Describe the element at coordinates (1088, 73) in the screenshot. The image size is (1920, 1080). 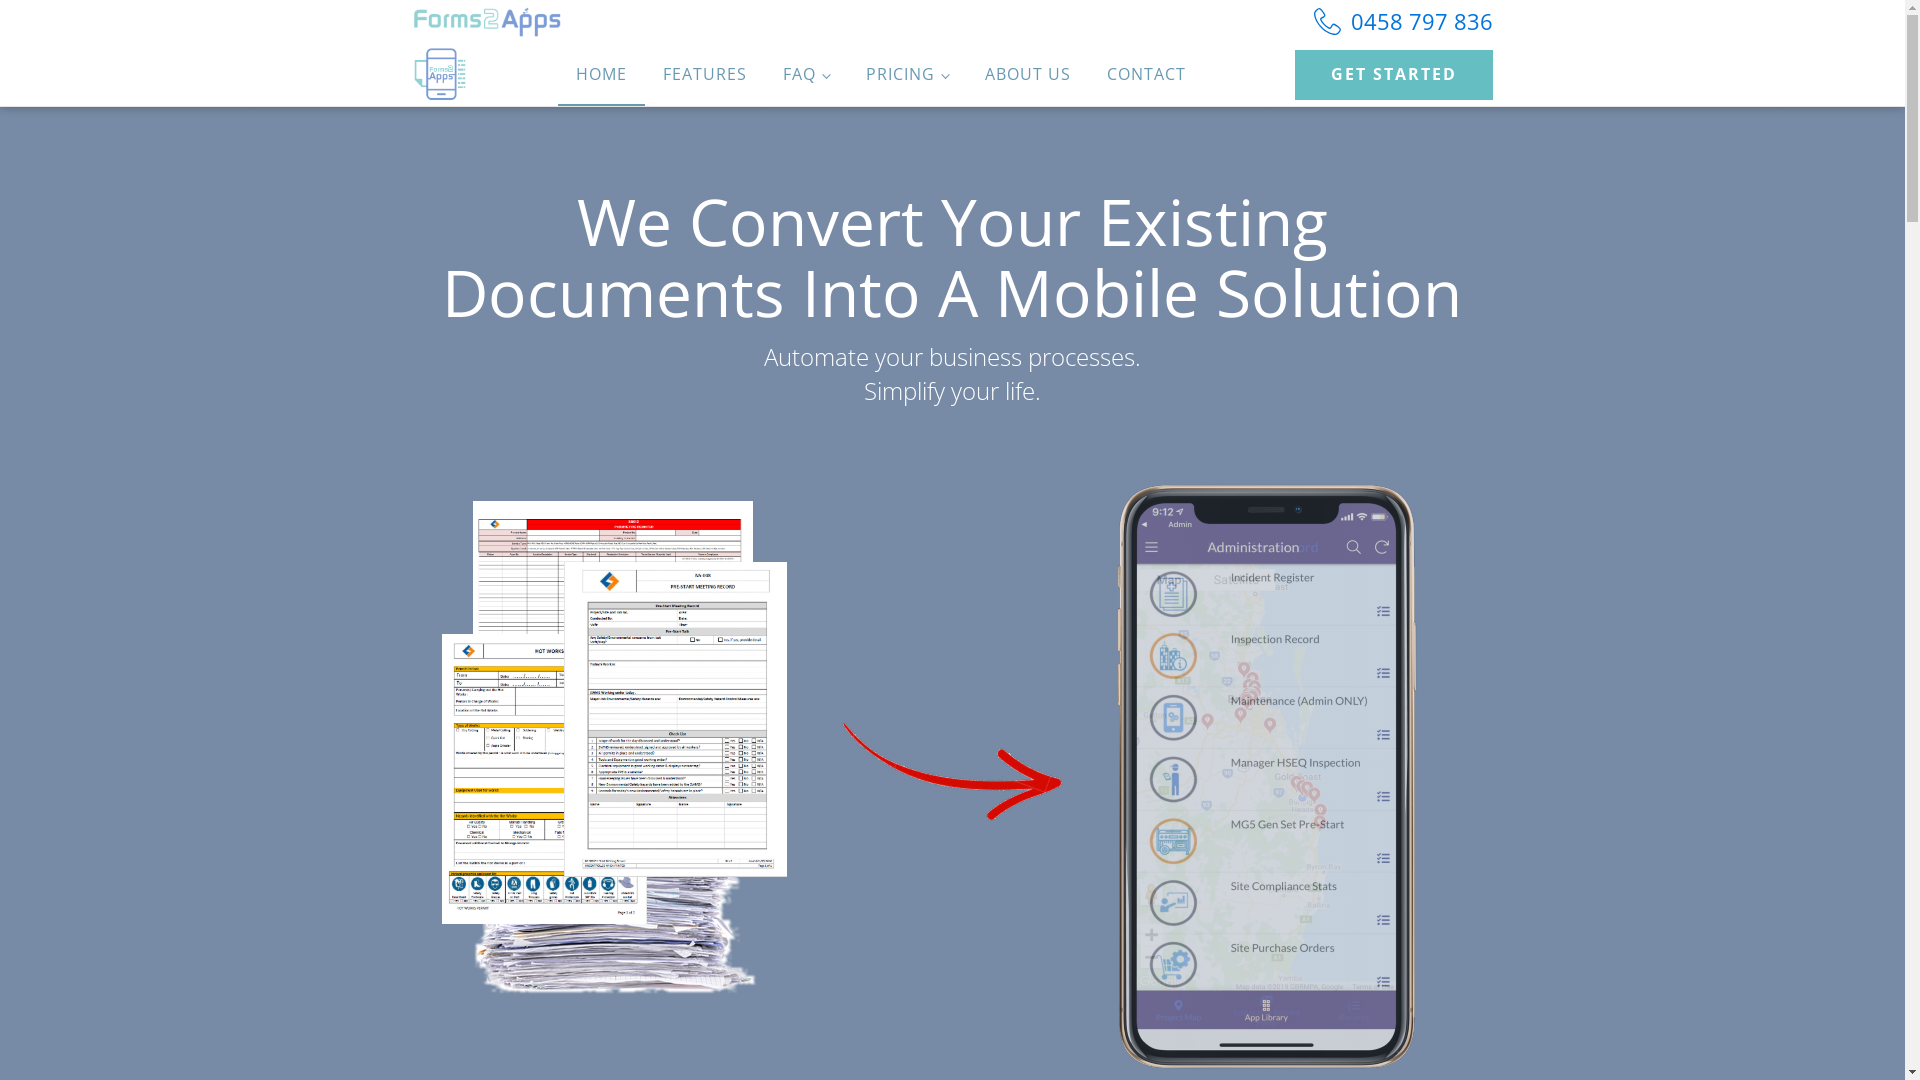
I see `'CONTACT'` at that location.